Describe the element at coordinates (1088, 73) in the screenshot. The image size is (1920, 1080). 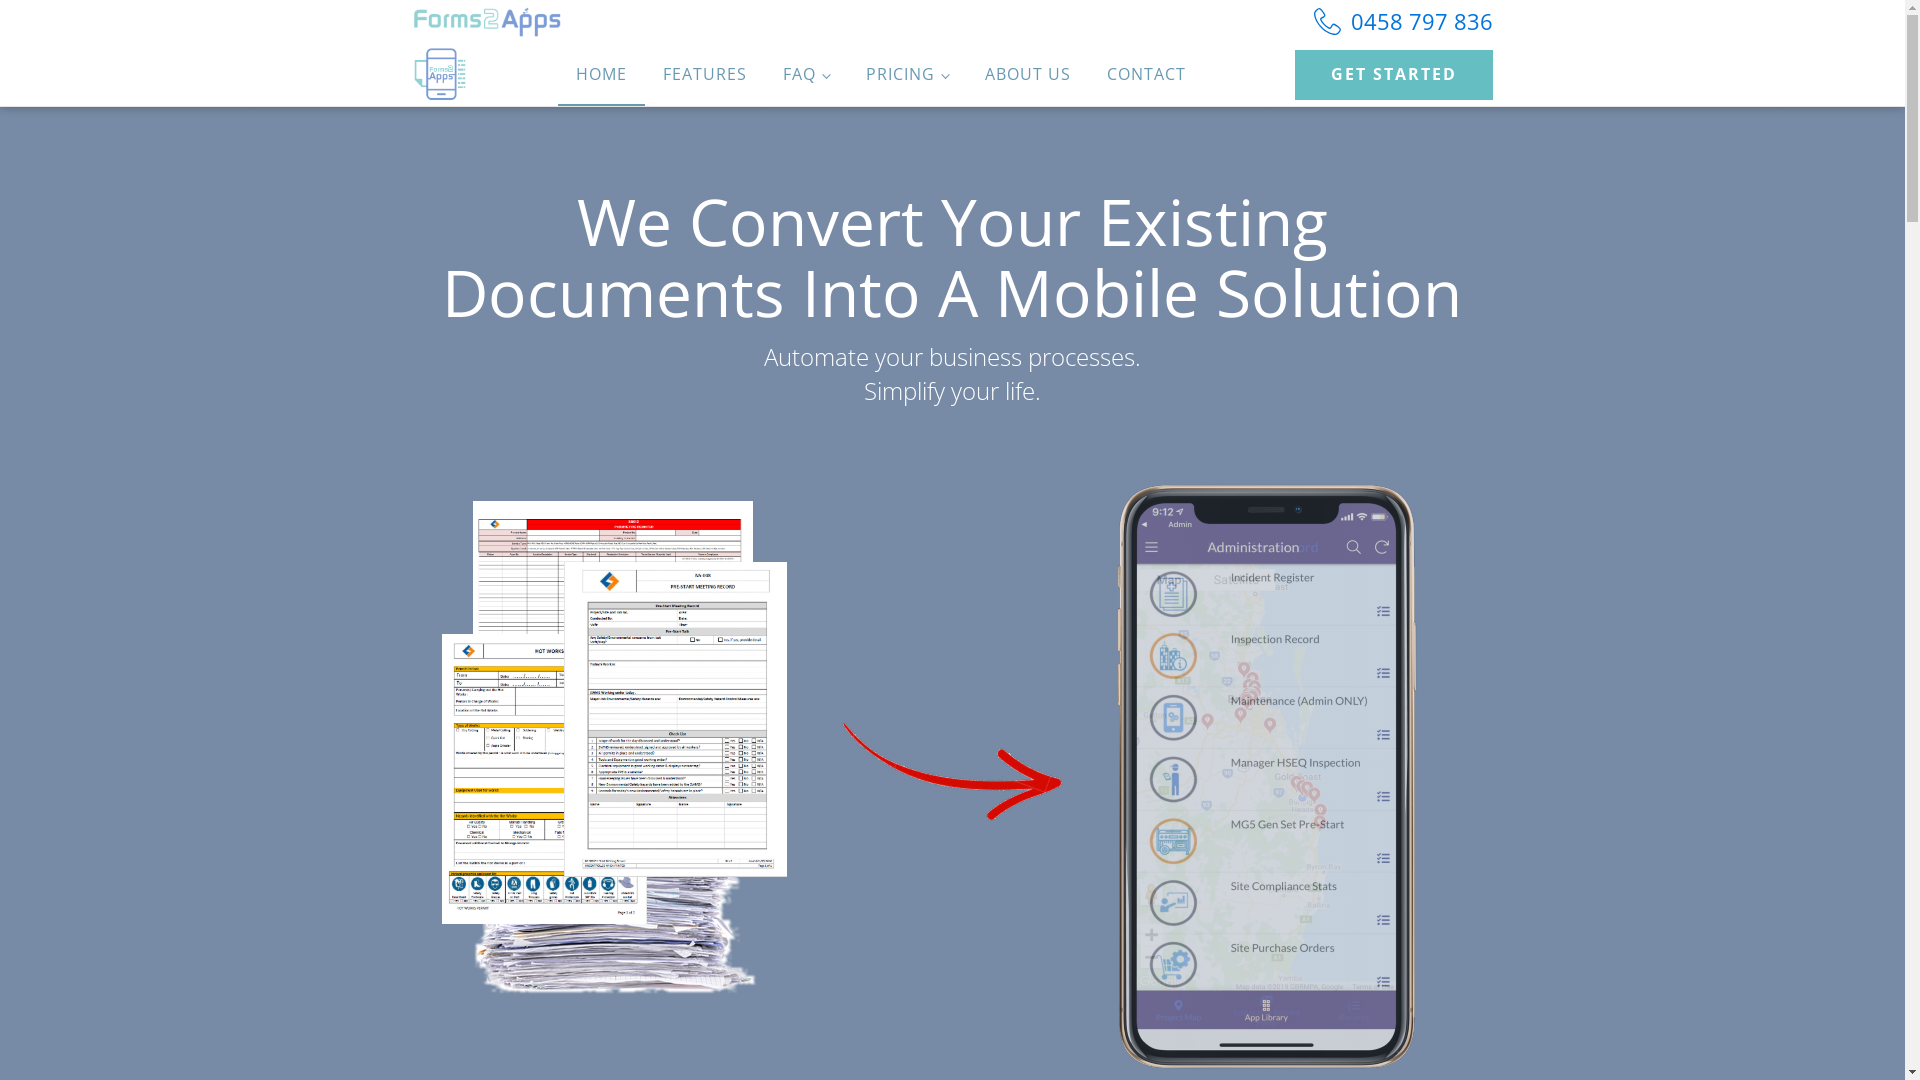
I see `'CONTACT'` at that location.